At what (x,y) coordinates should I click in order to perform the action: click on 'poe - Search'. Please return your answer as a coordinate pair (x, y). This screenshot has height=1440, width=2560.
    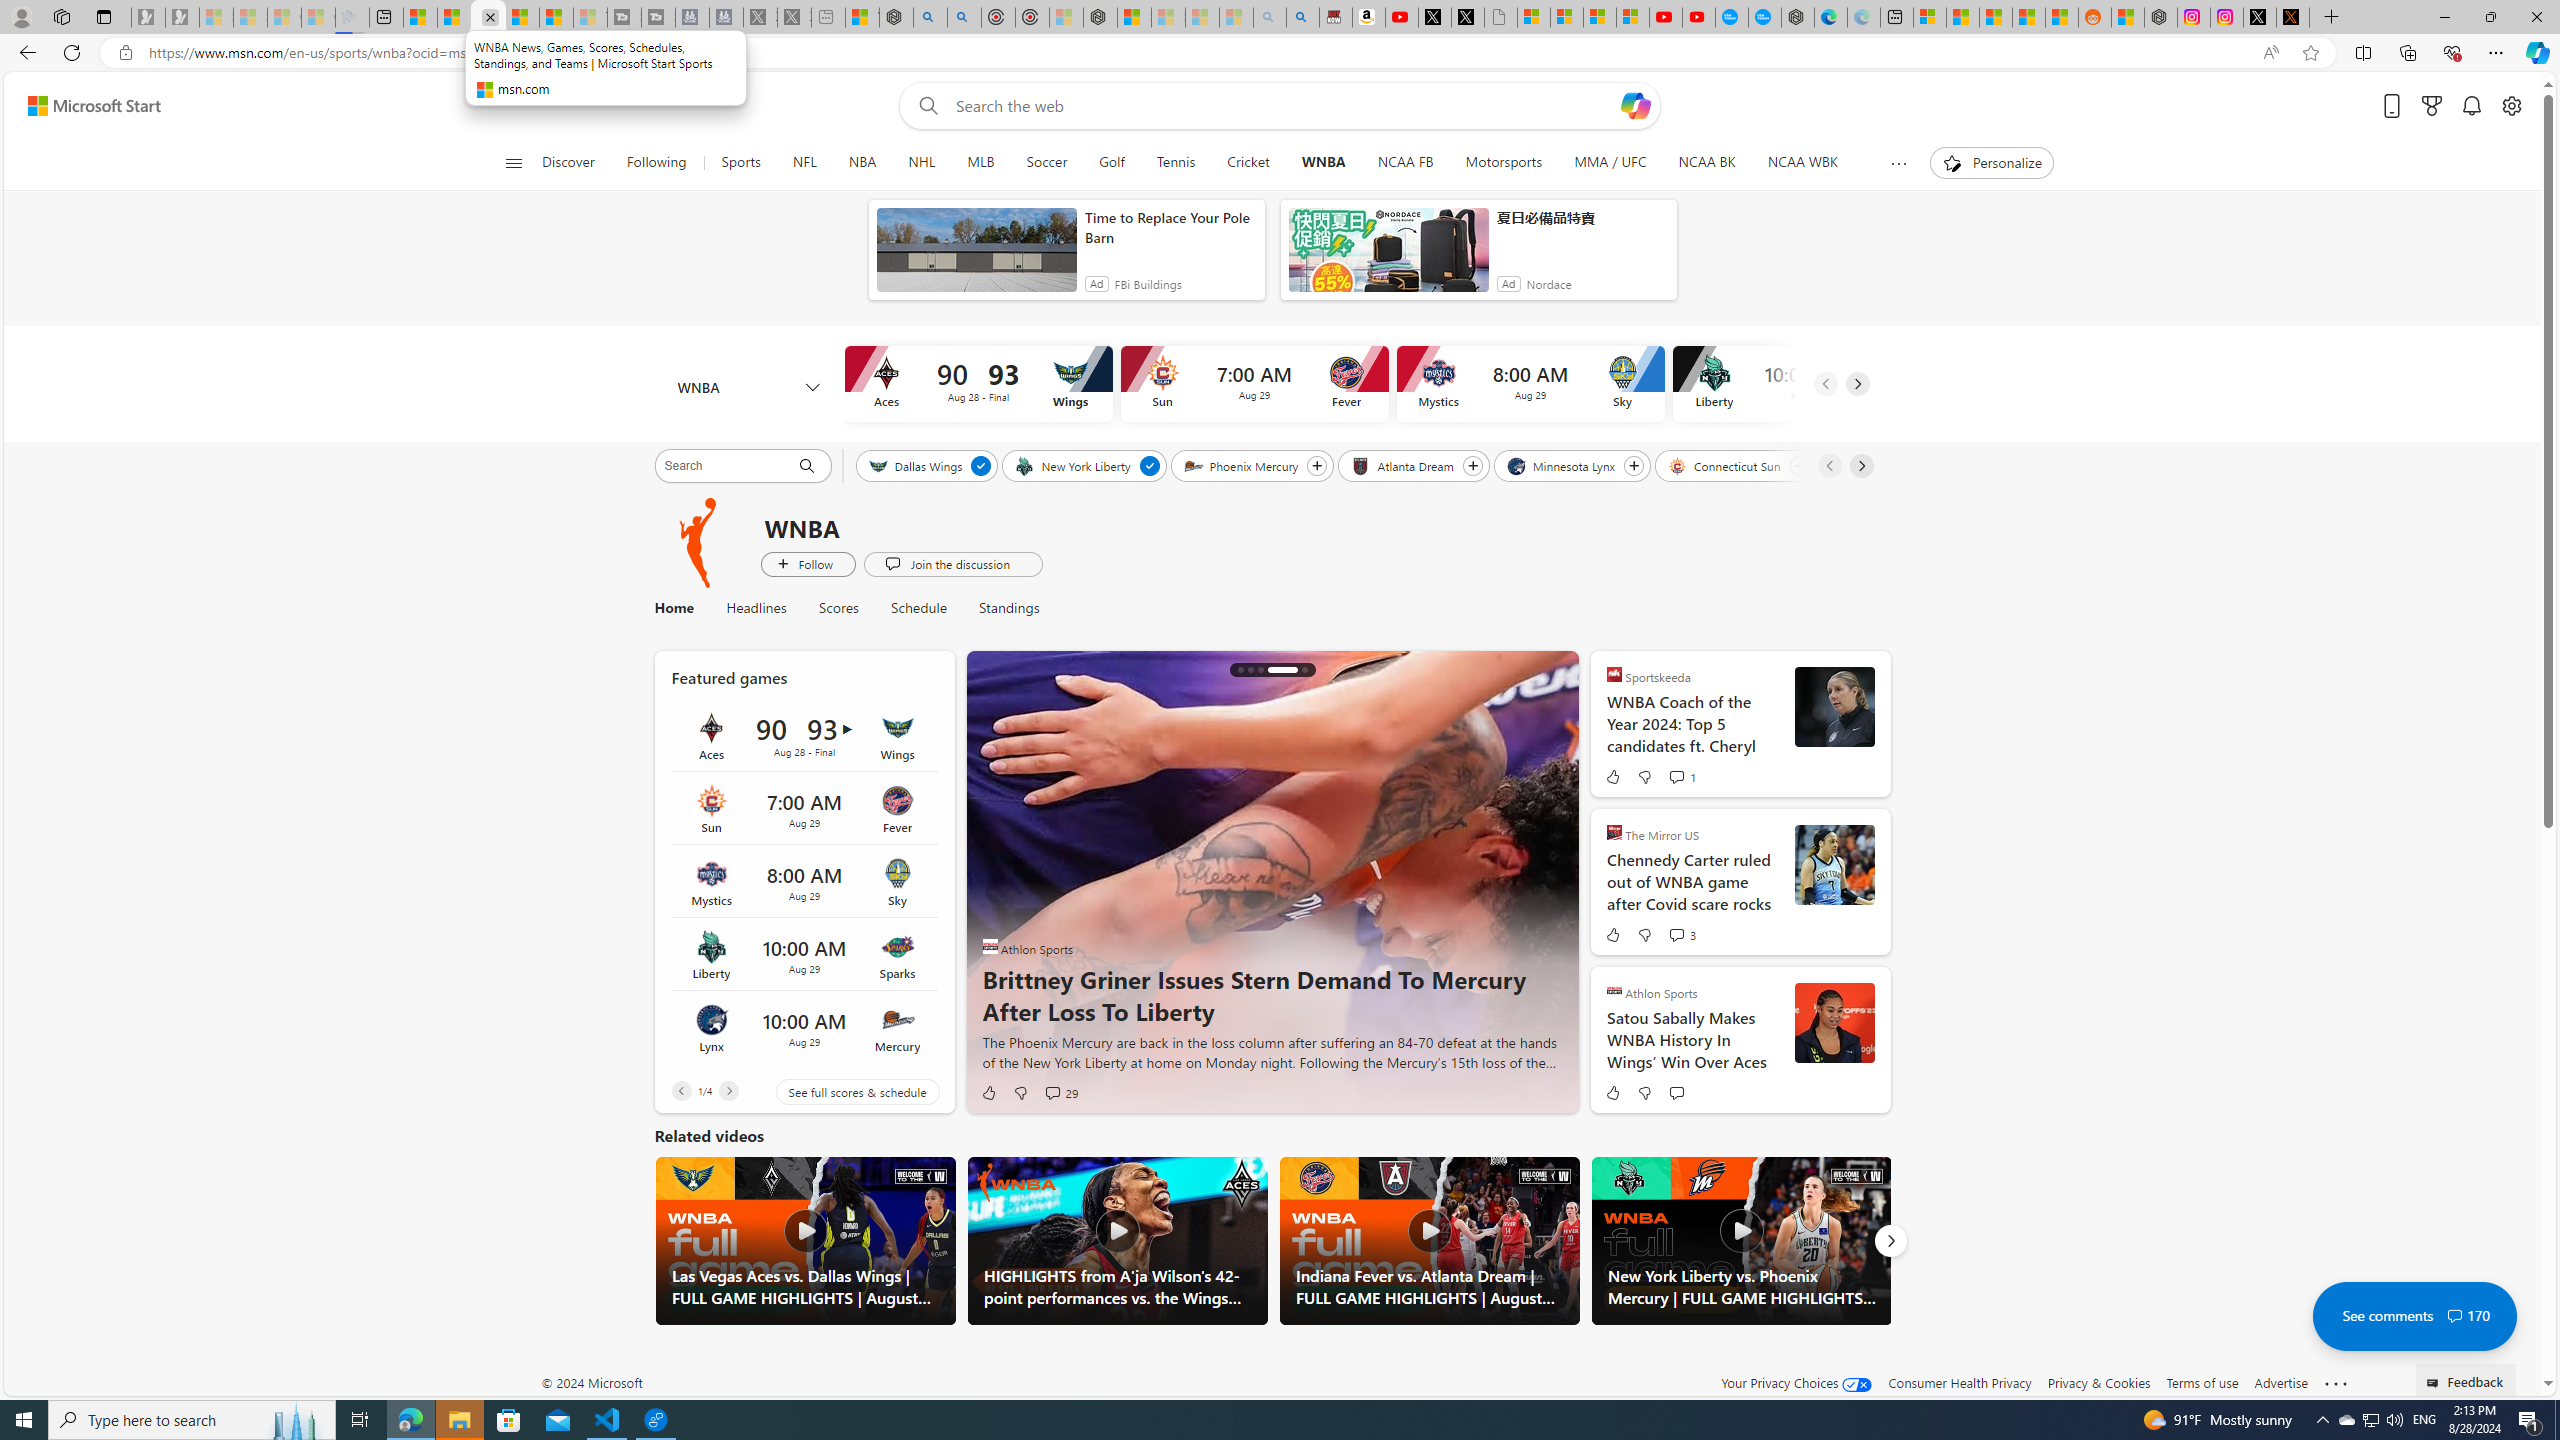
    Looking at the image, I should click on (929, 16).